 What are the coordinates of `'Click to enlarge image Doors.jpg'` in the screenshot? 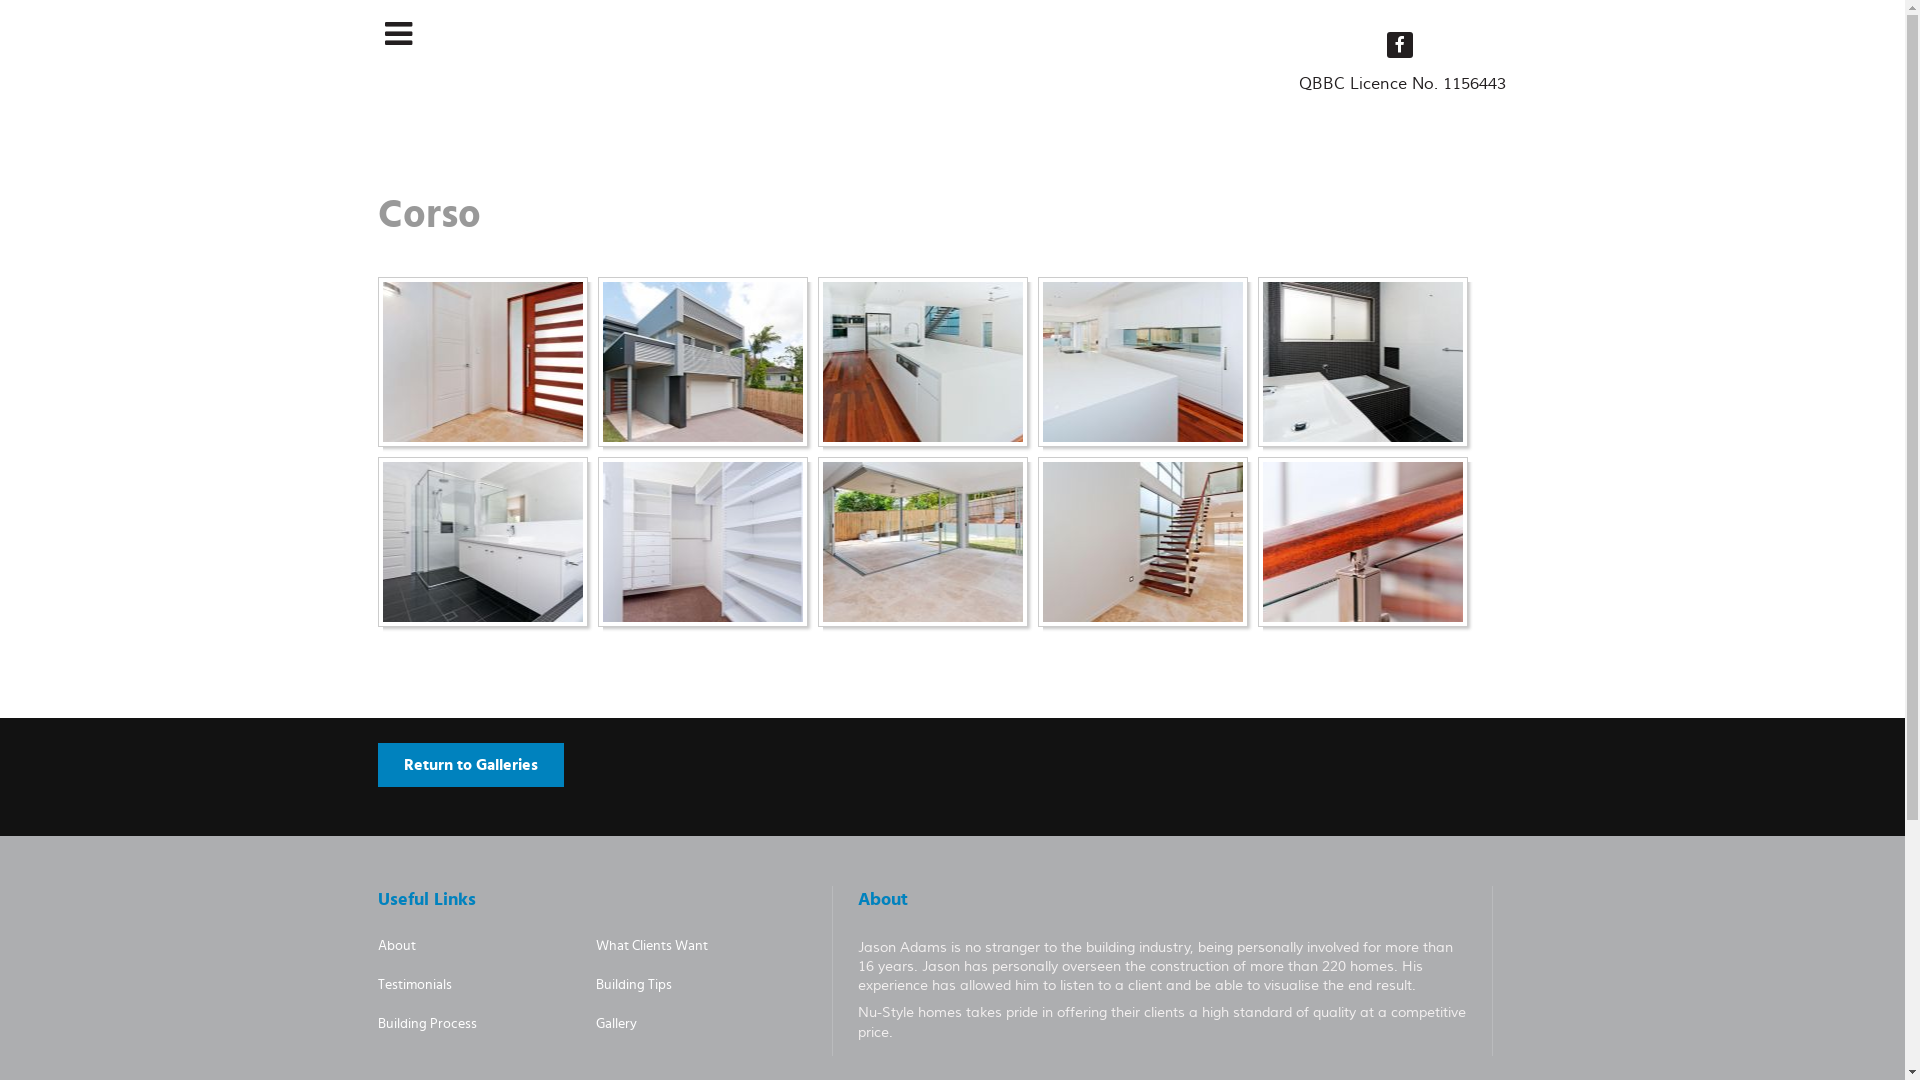 It's located at (481, 362).